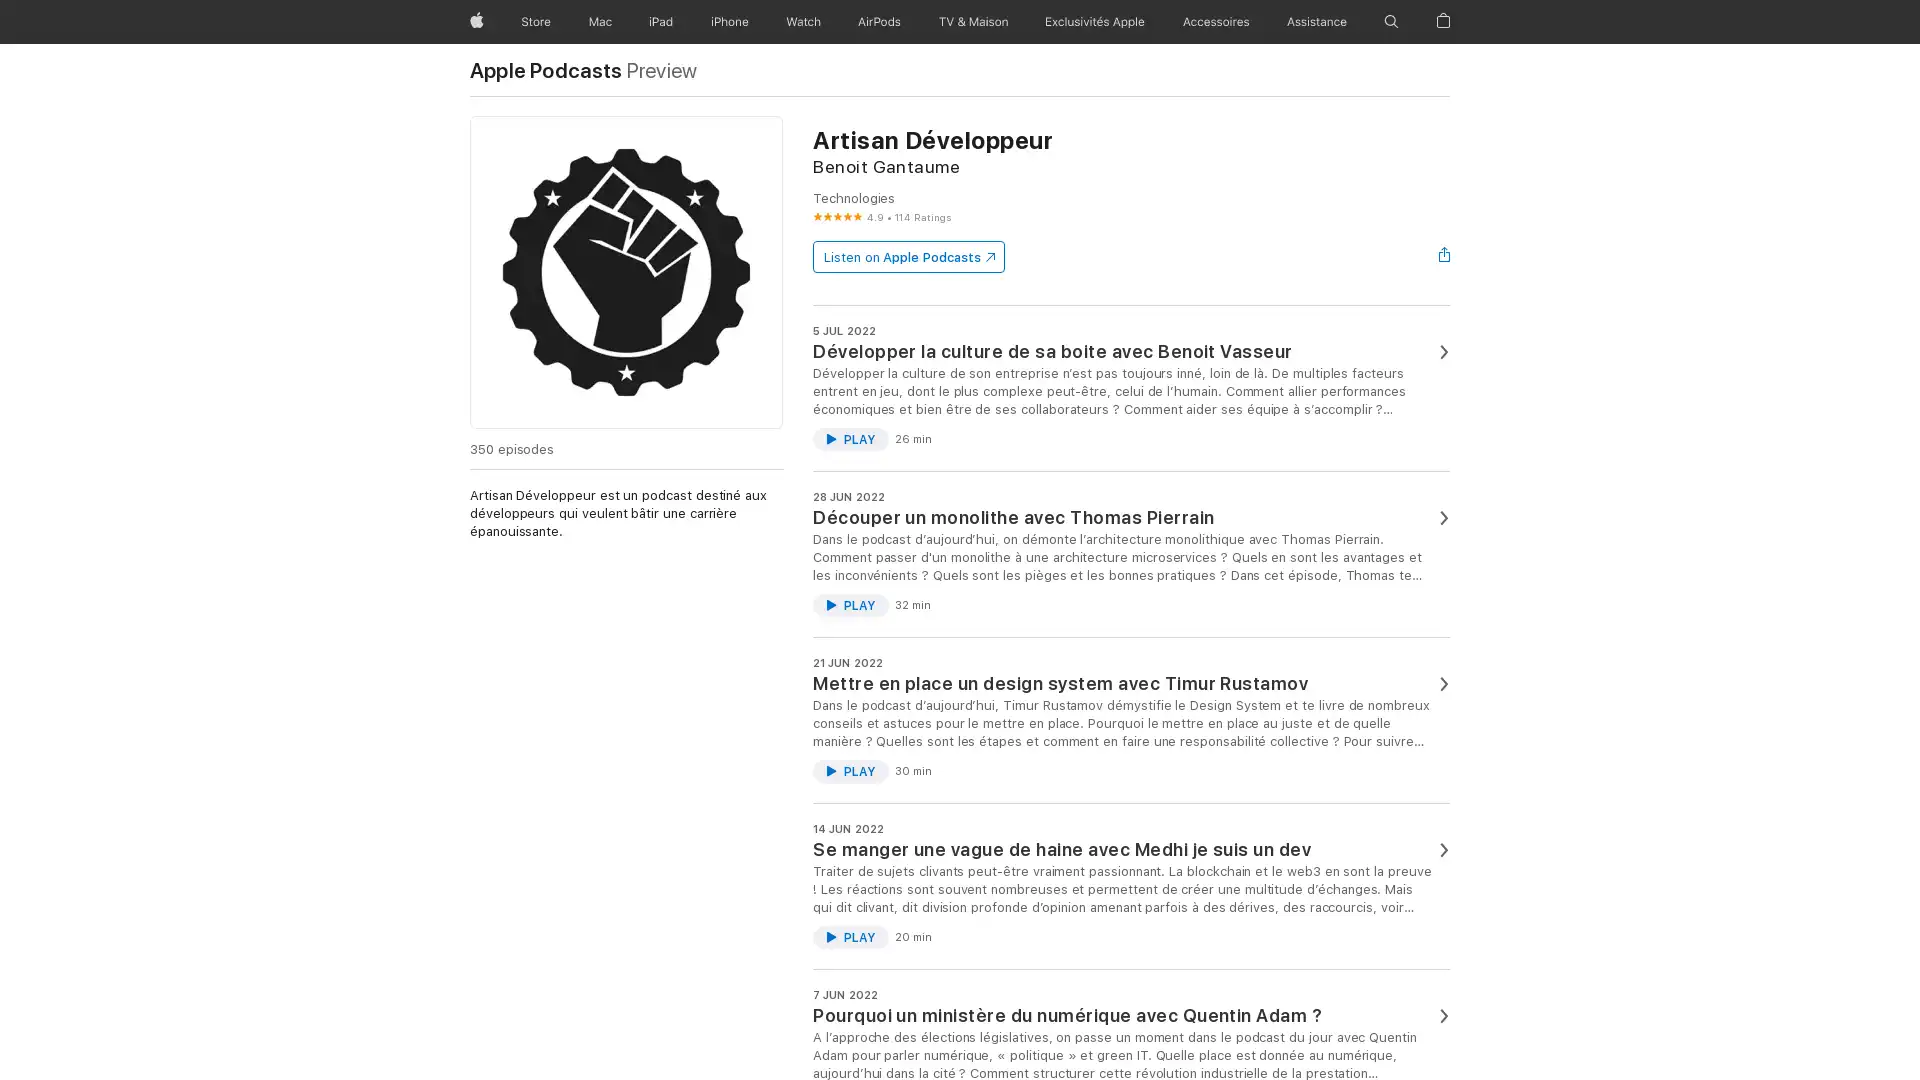 The width and height of the screenshot is (1920, 1080). Describe the element at coordinates (850, 438) in the screenshot. I see `Play Developper la culture de sa boite avec Benoit Vasseur by @@podcastArtist@@` at that location.